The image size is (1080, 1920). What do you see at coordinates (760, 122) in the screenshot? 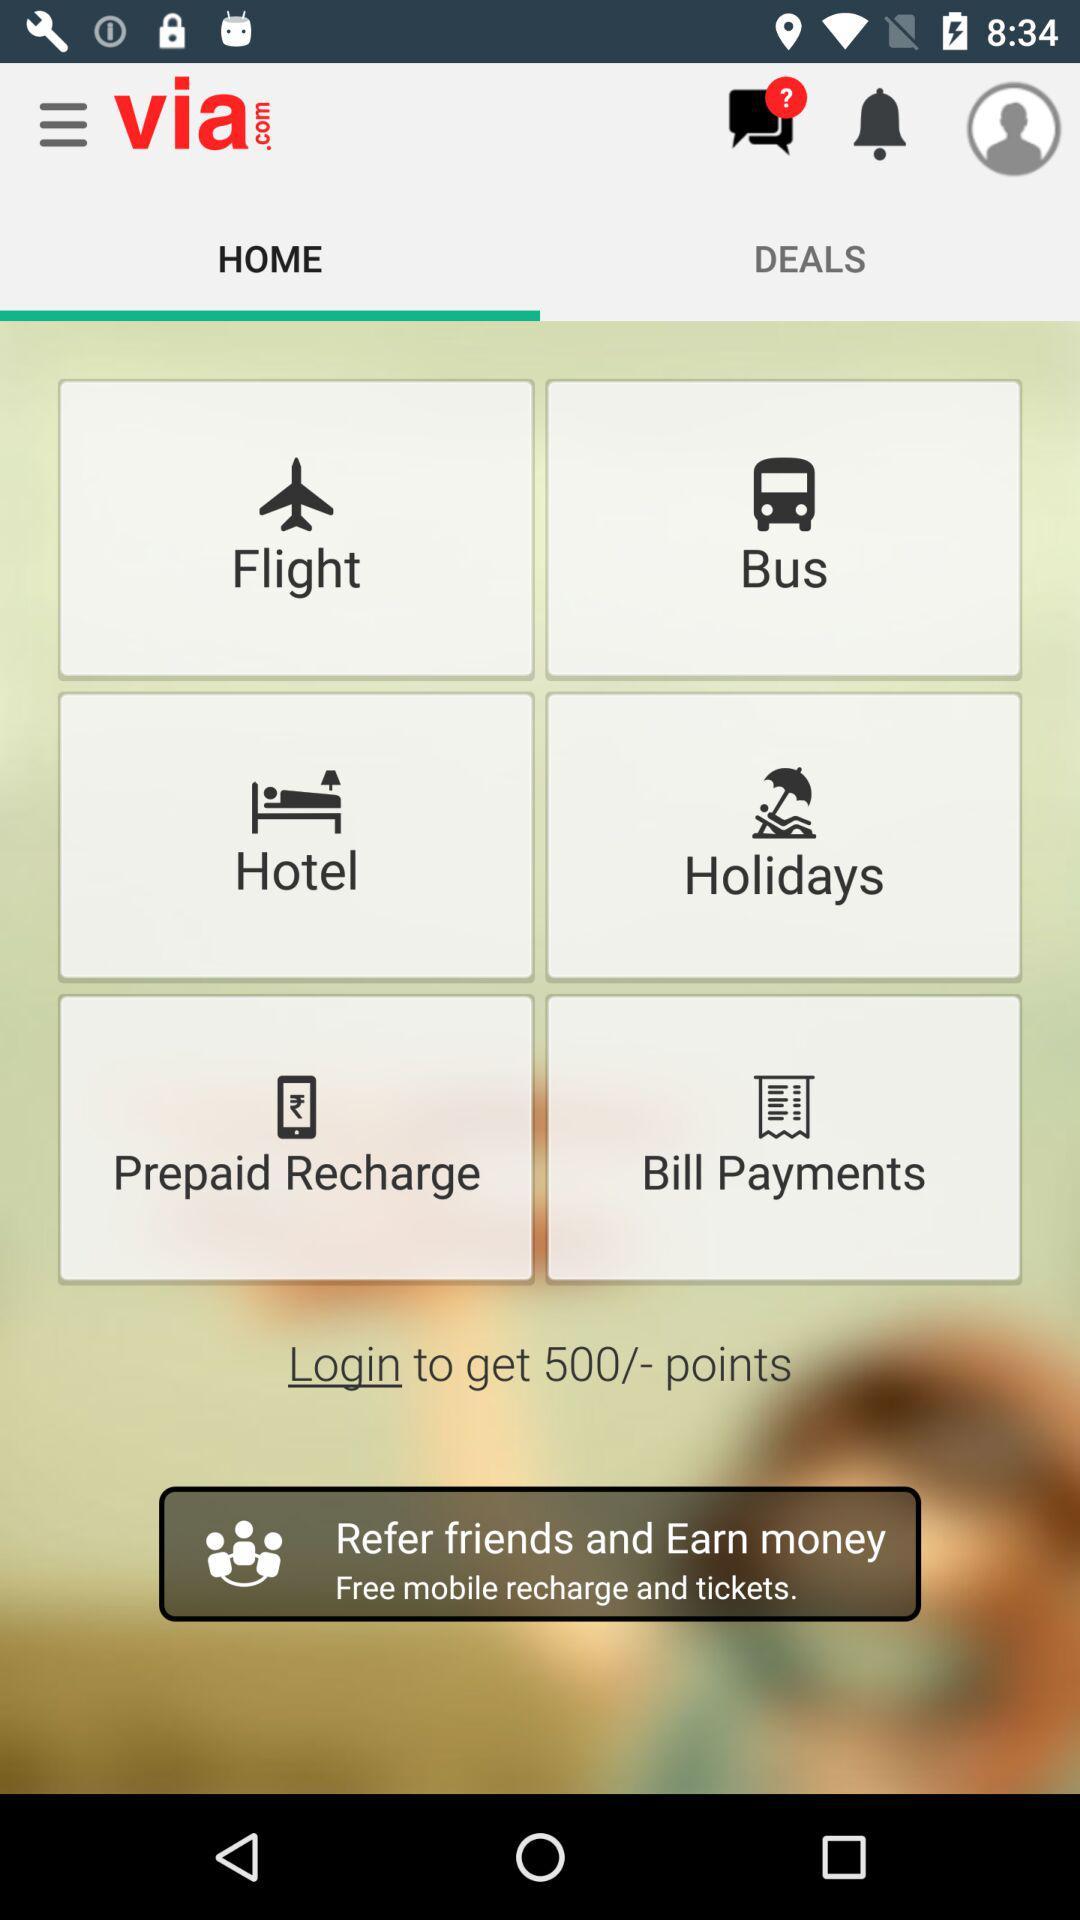
I see `the message icon` at bounding box center [760, 122].